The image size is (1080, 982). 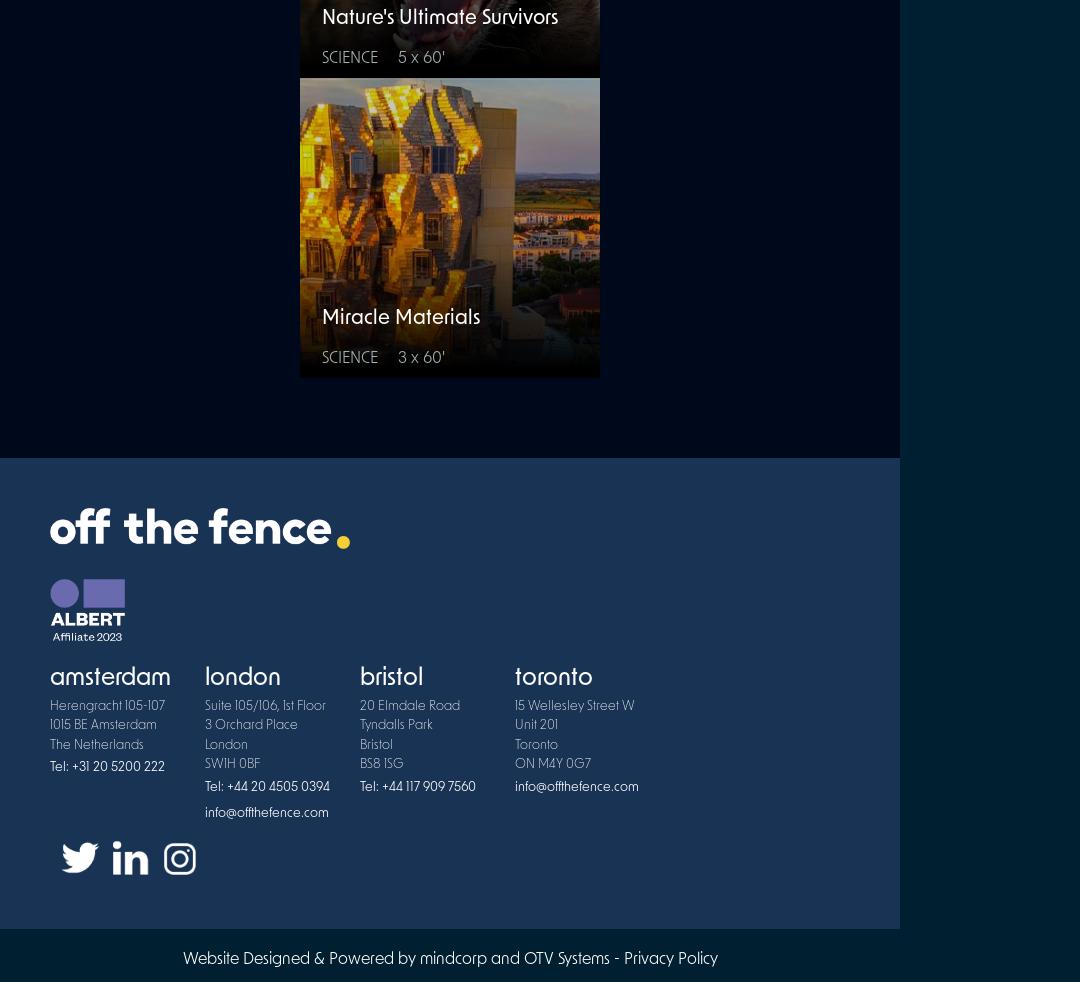 What do you see at coordinates (396, 724) in the screenshot?
I see `'Tyndalls Park'` at bounding box center [396, 724].